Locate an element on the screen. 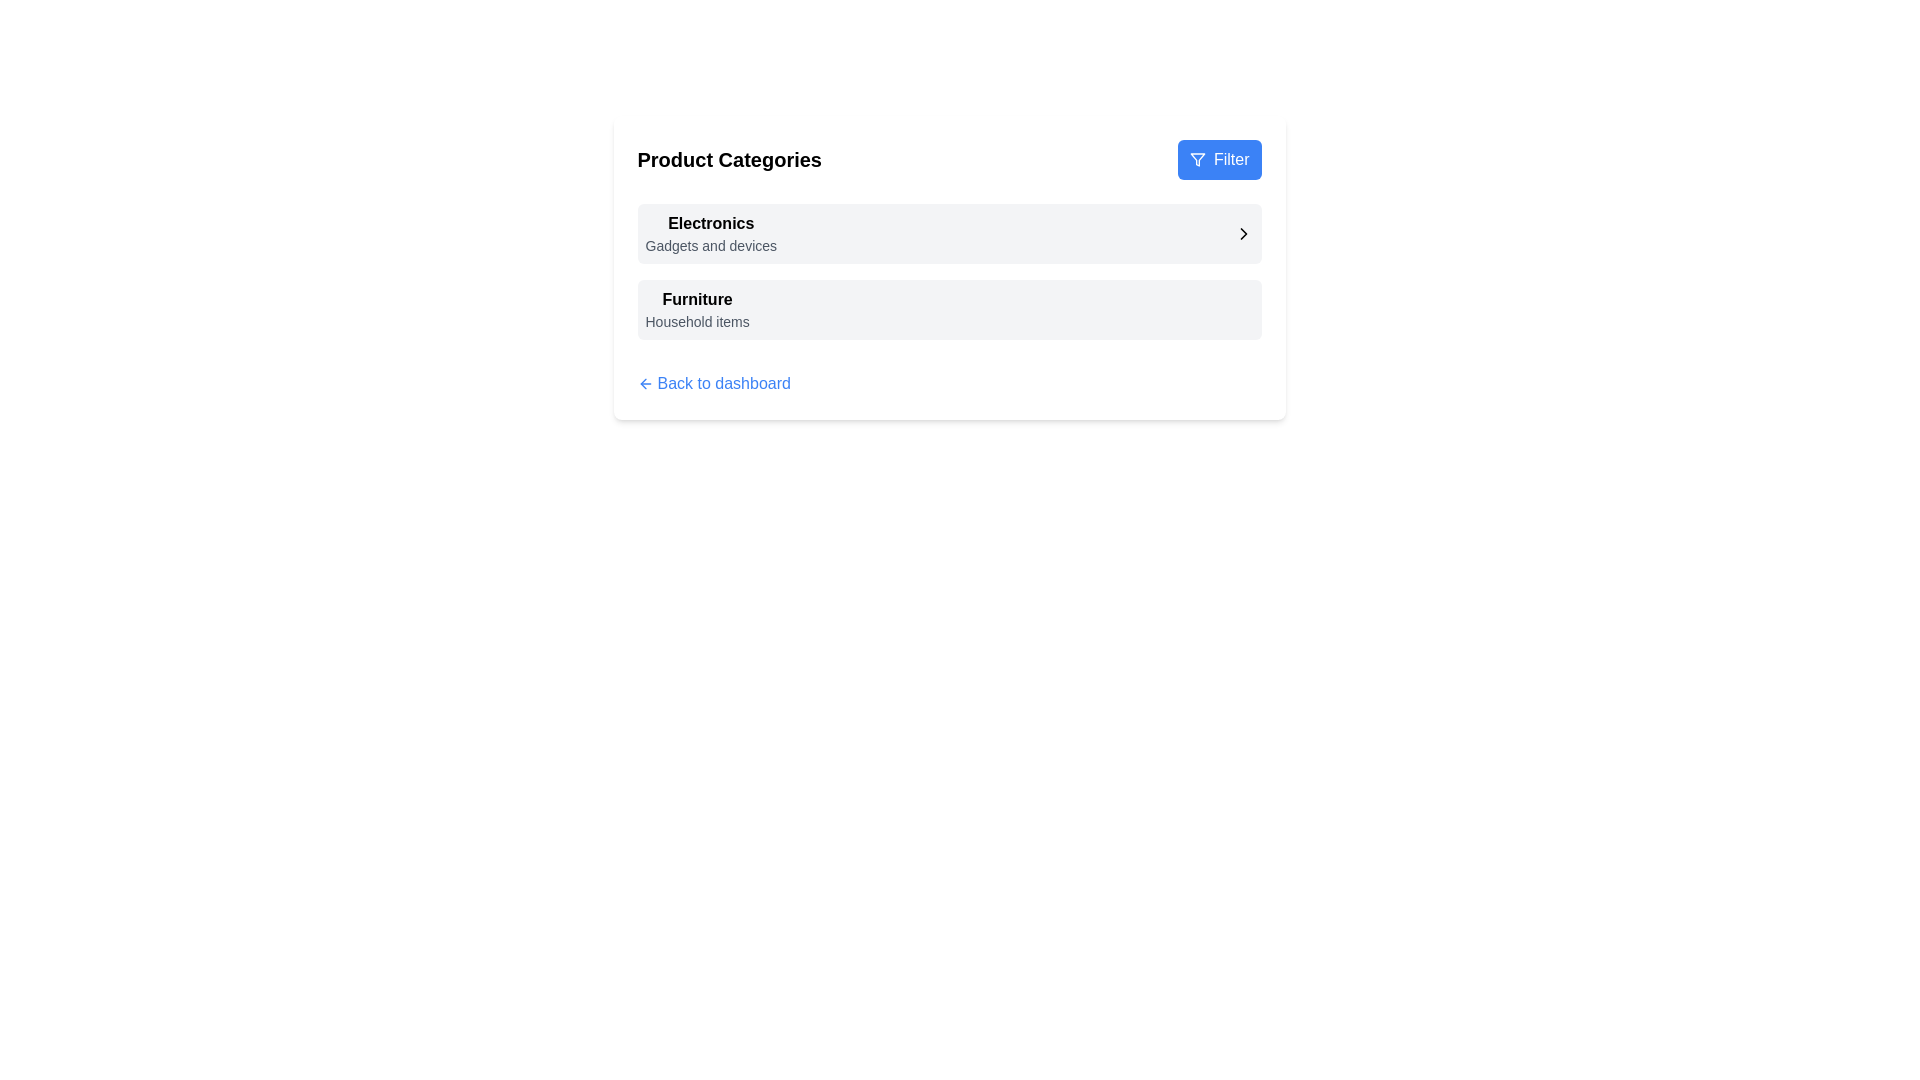  the 'Furniture' category selection list item for keyboard navigation is located at coordinates (948, 309).